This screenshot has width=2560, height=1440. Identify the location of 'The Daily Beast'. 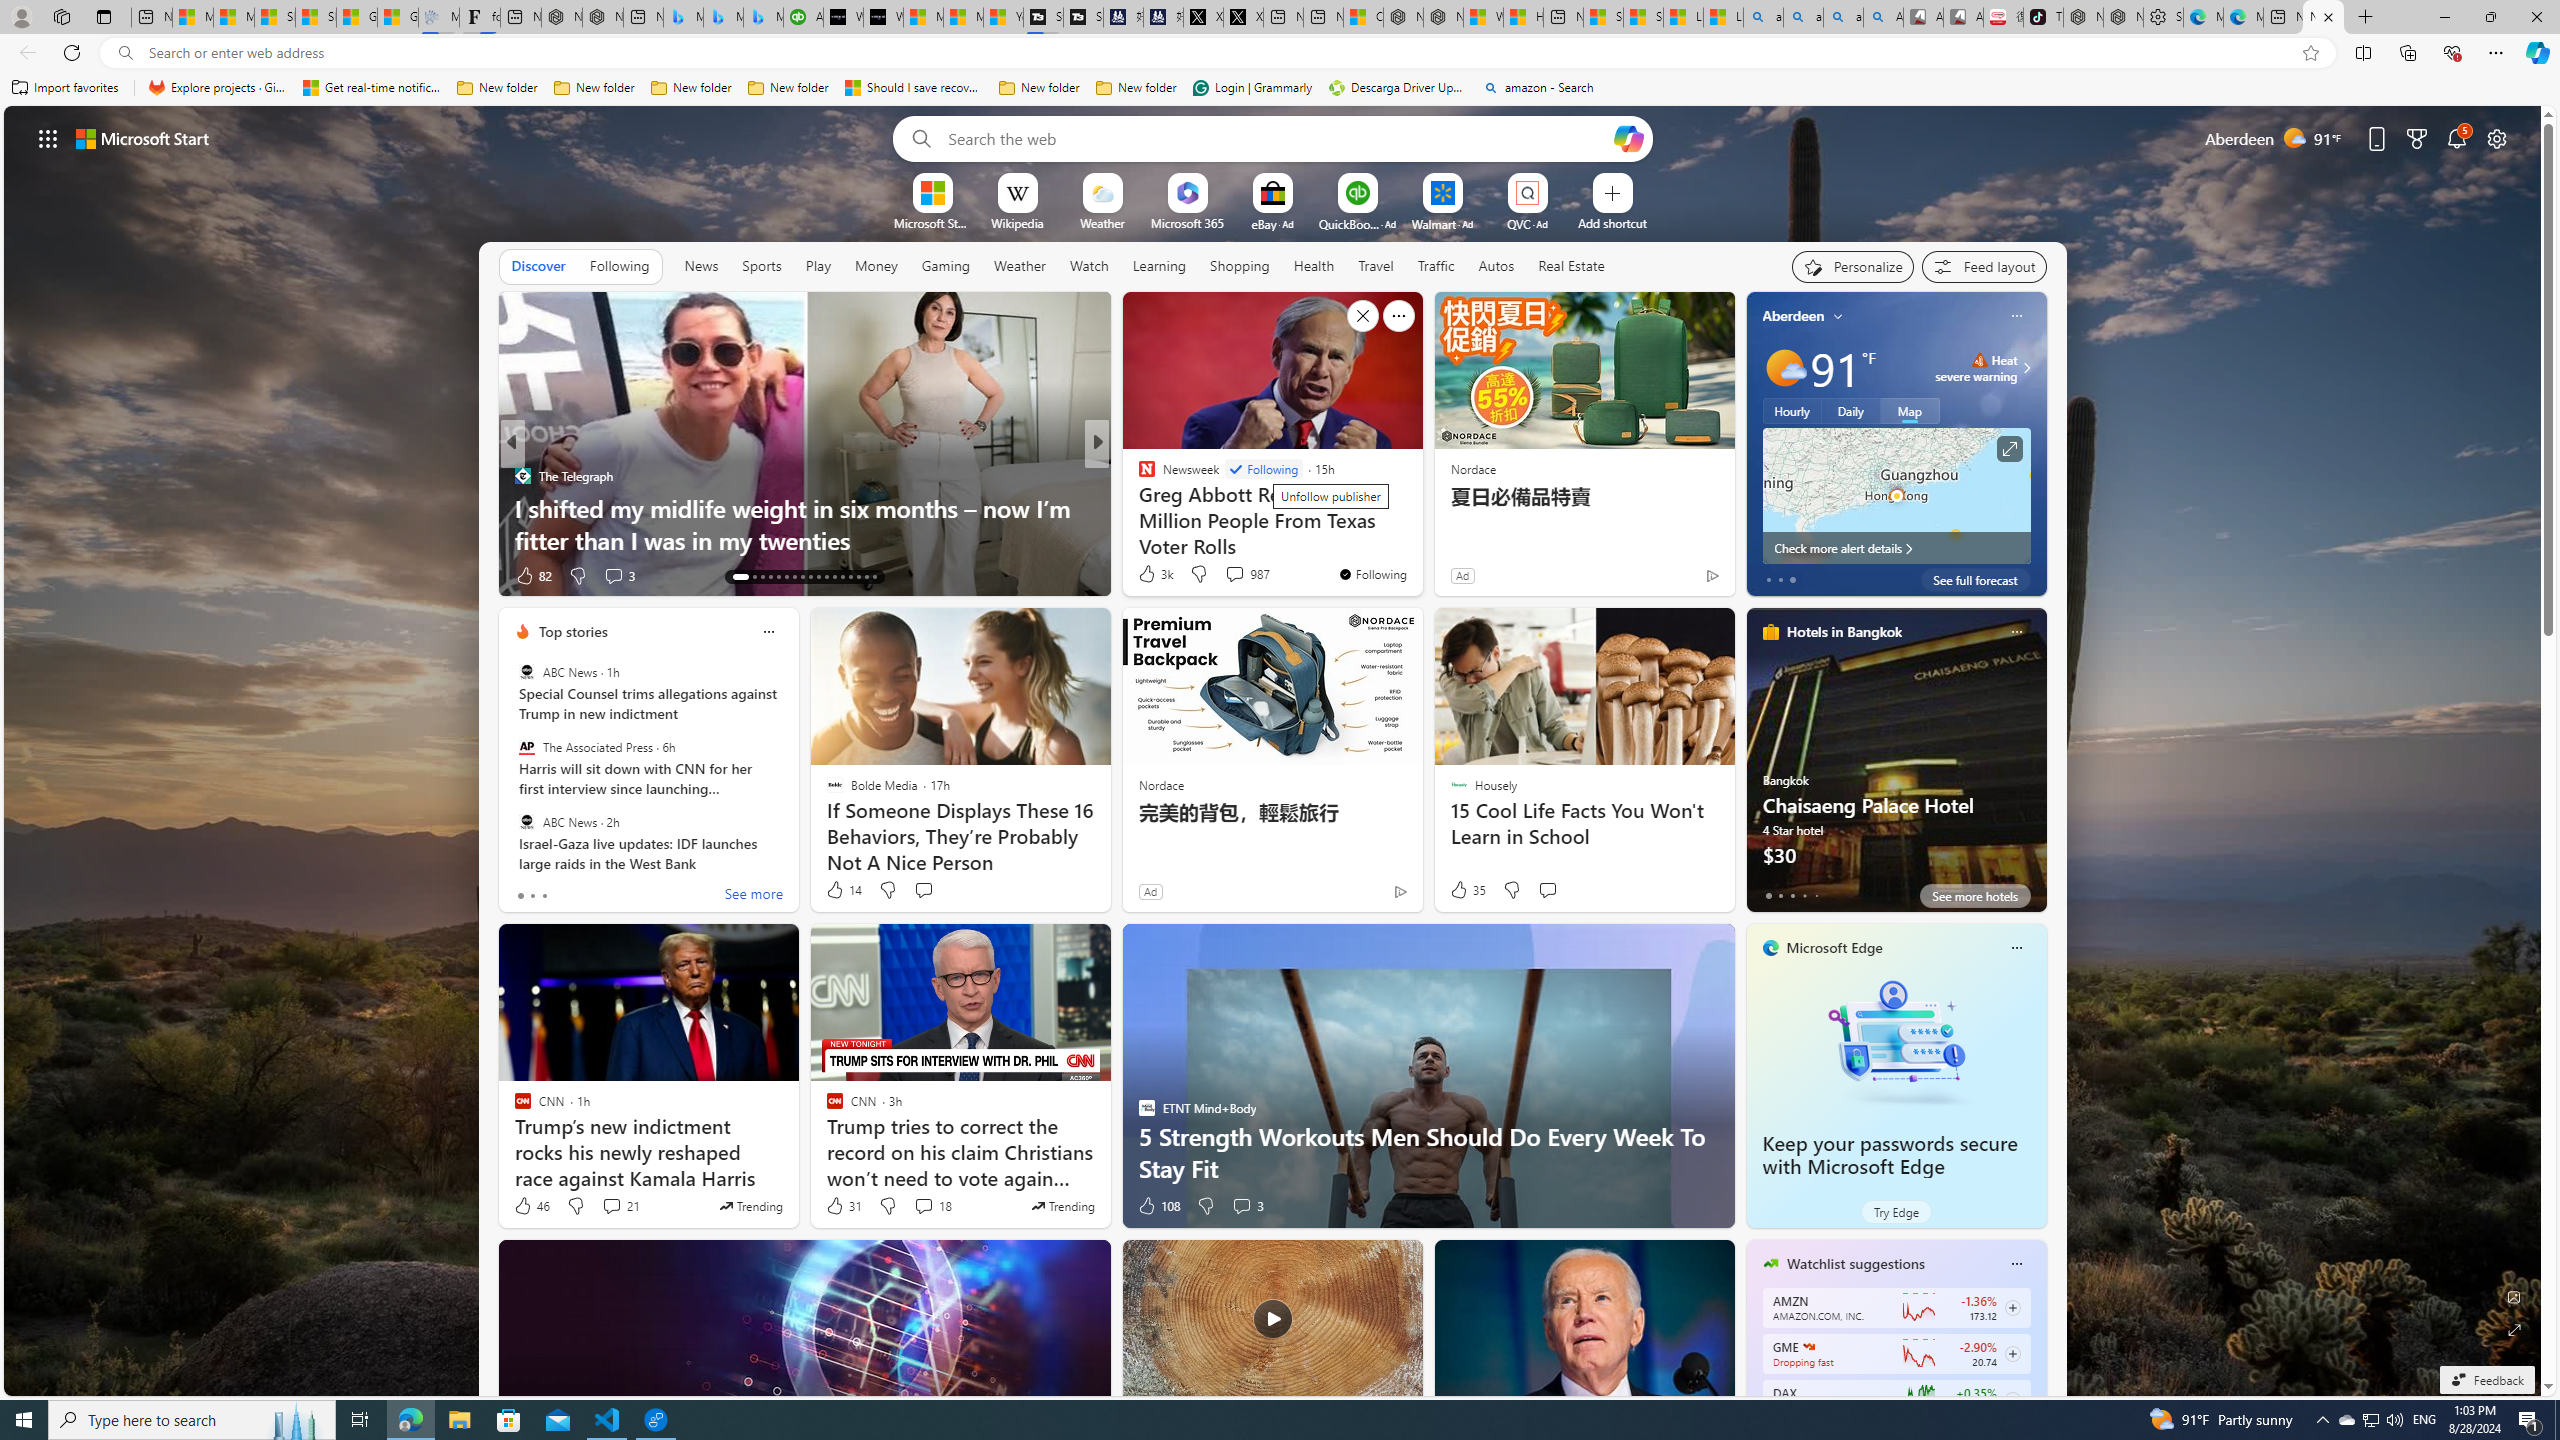
(1137, 474).